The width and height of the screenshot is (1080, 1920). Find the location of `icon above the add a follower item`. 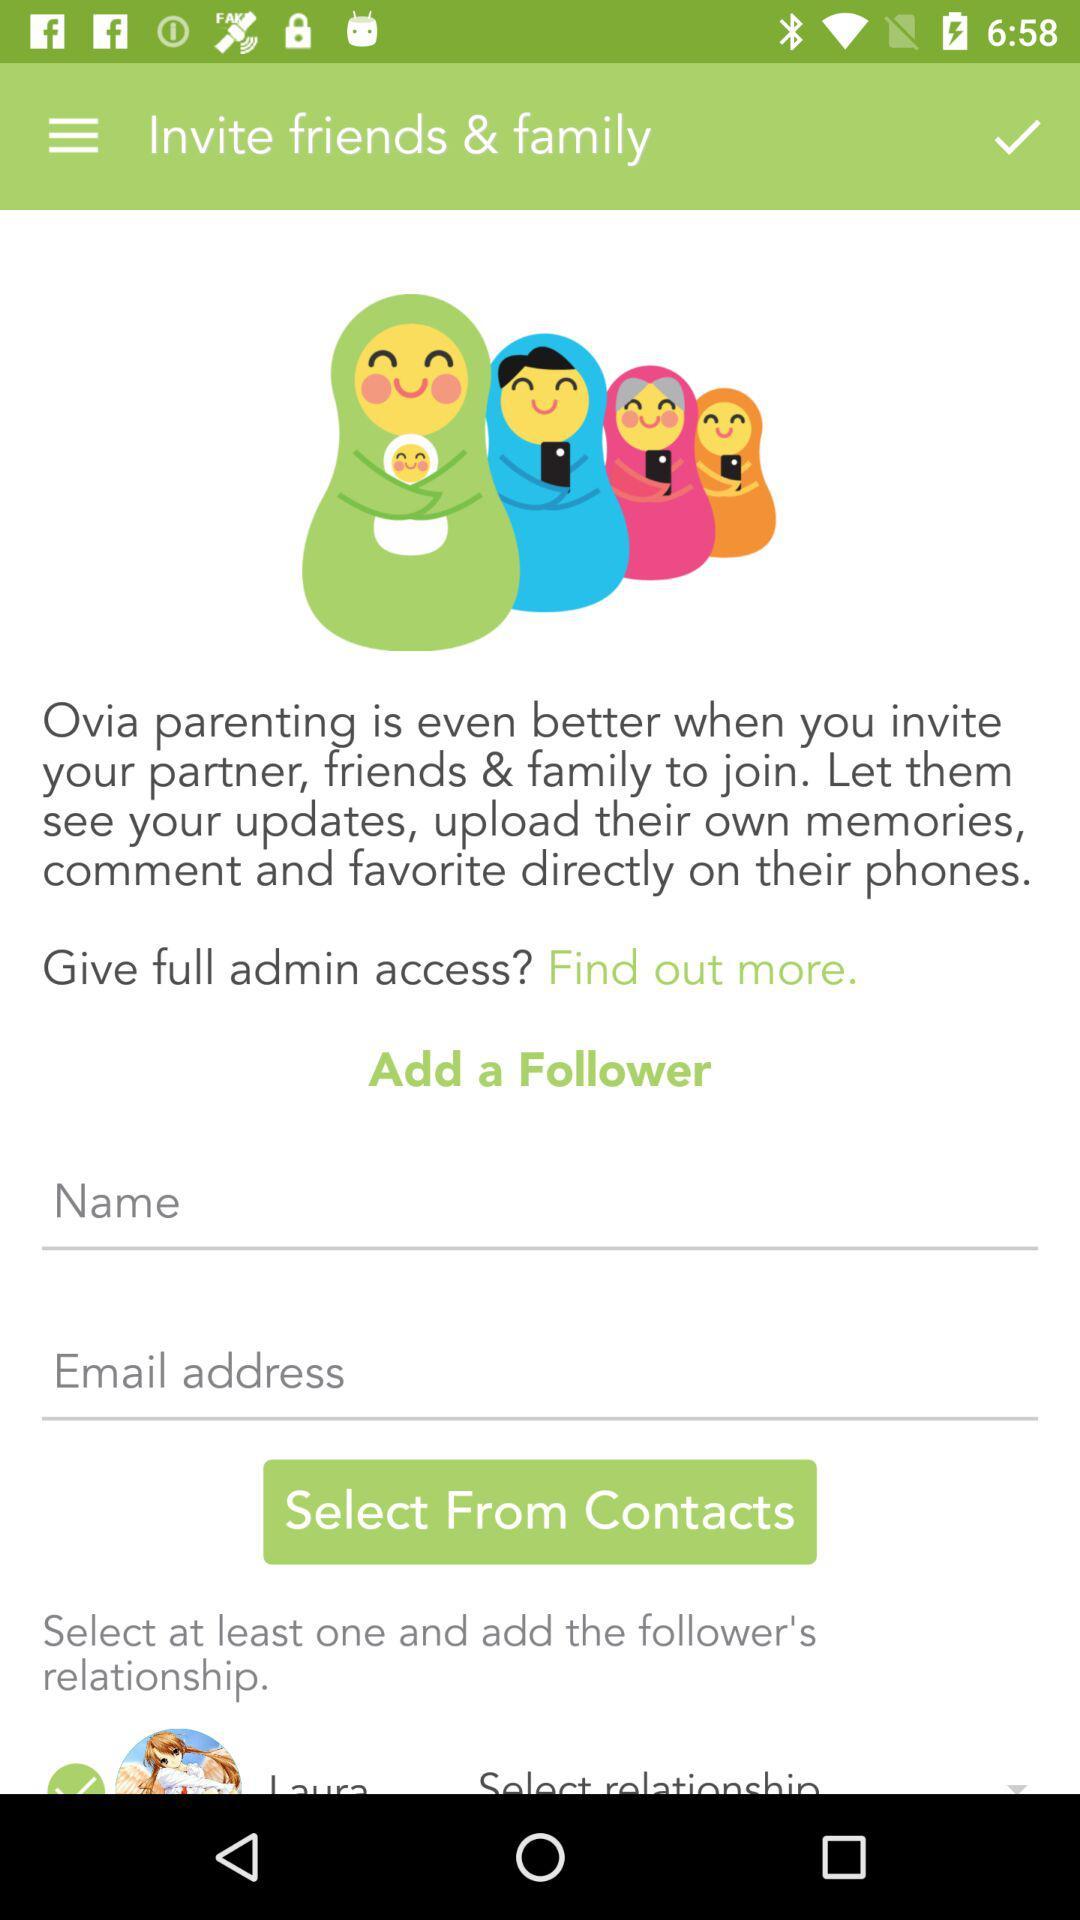

icon above the add a follower item is located at coordinates (540, 824).